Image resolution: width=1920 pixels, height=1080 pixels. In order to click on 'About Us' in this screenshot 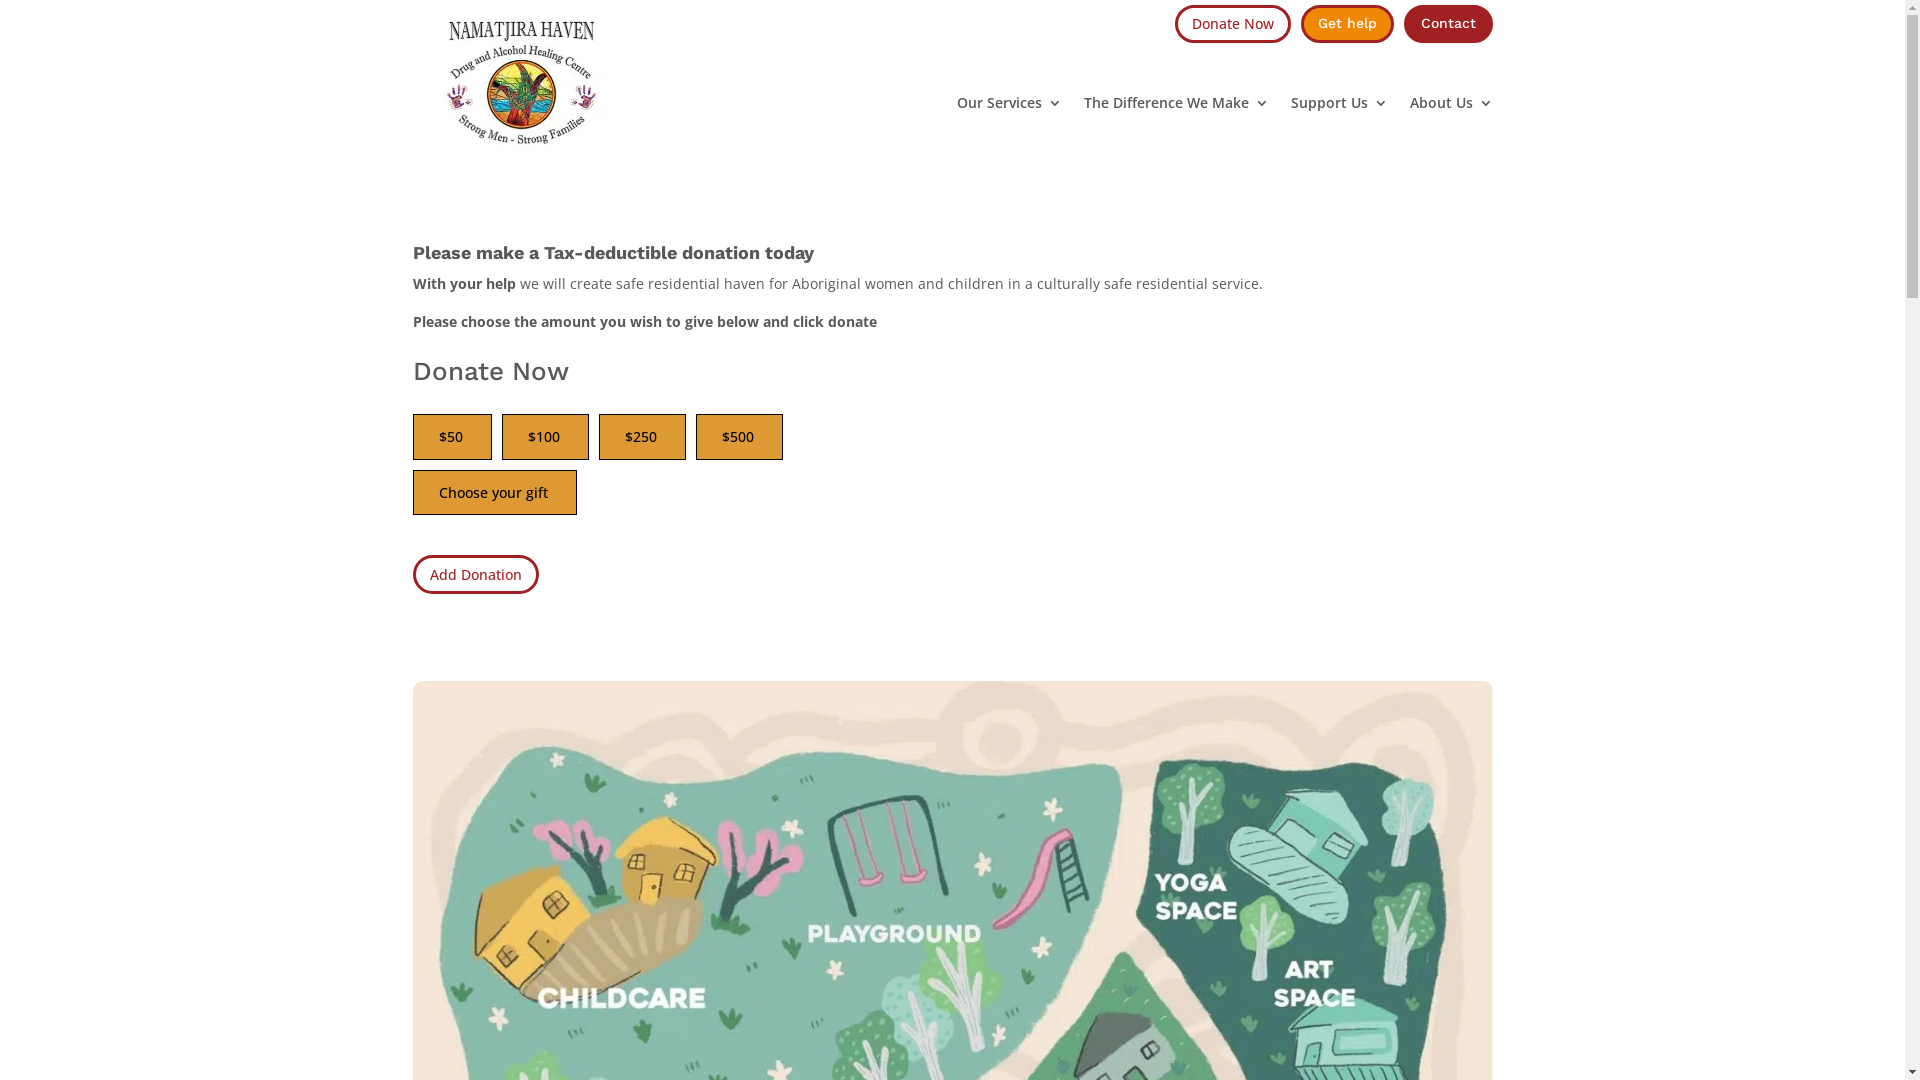, I will do `click(1451, 103)`.